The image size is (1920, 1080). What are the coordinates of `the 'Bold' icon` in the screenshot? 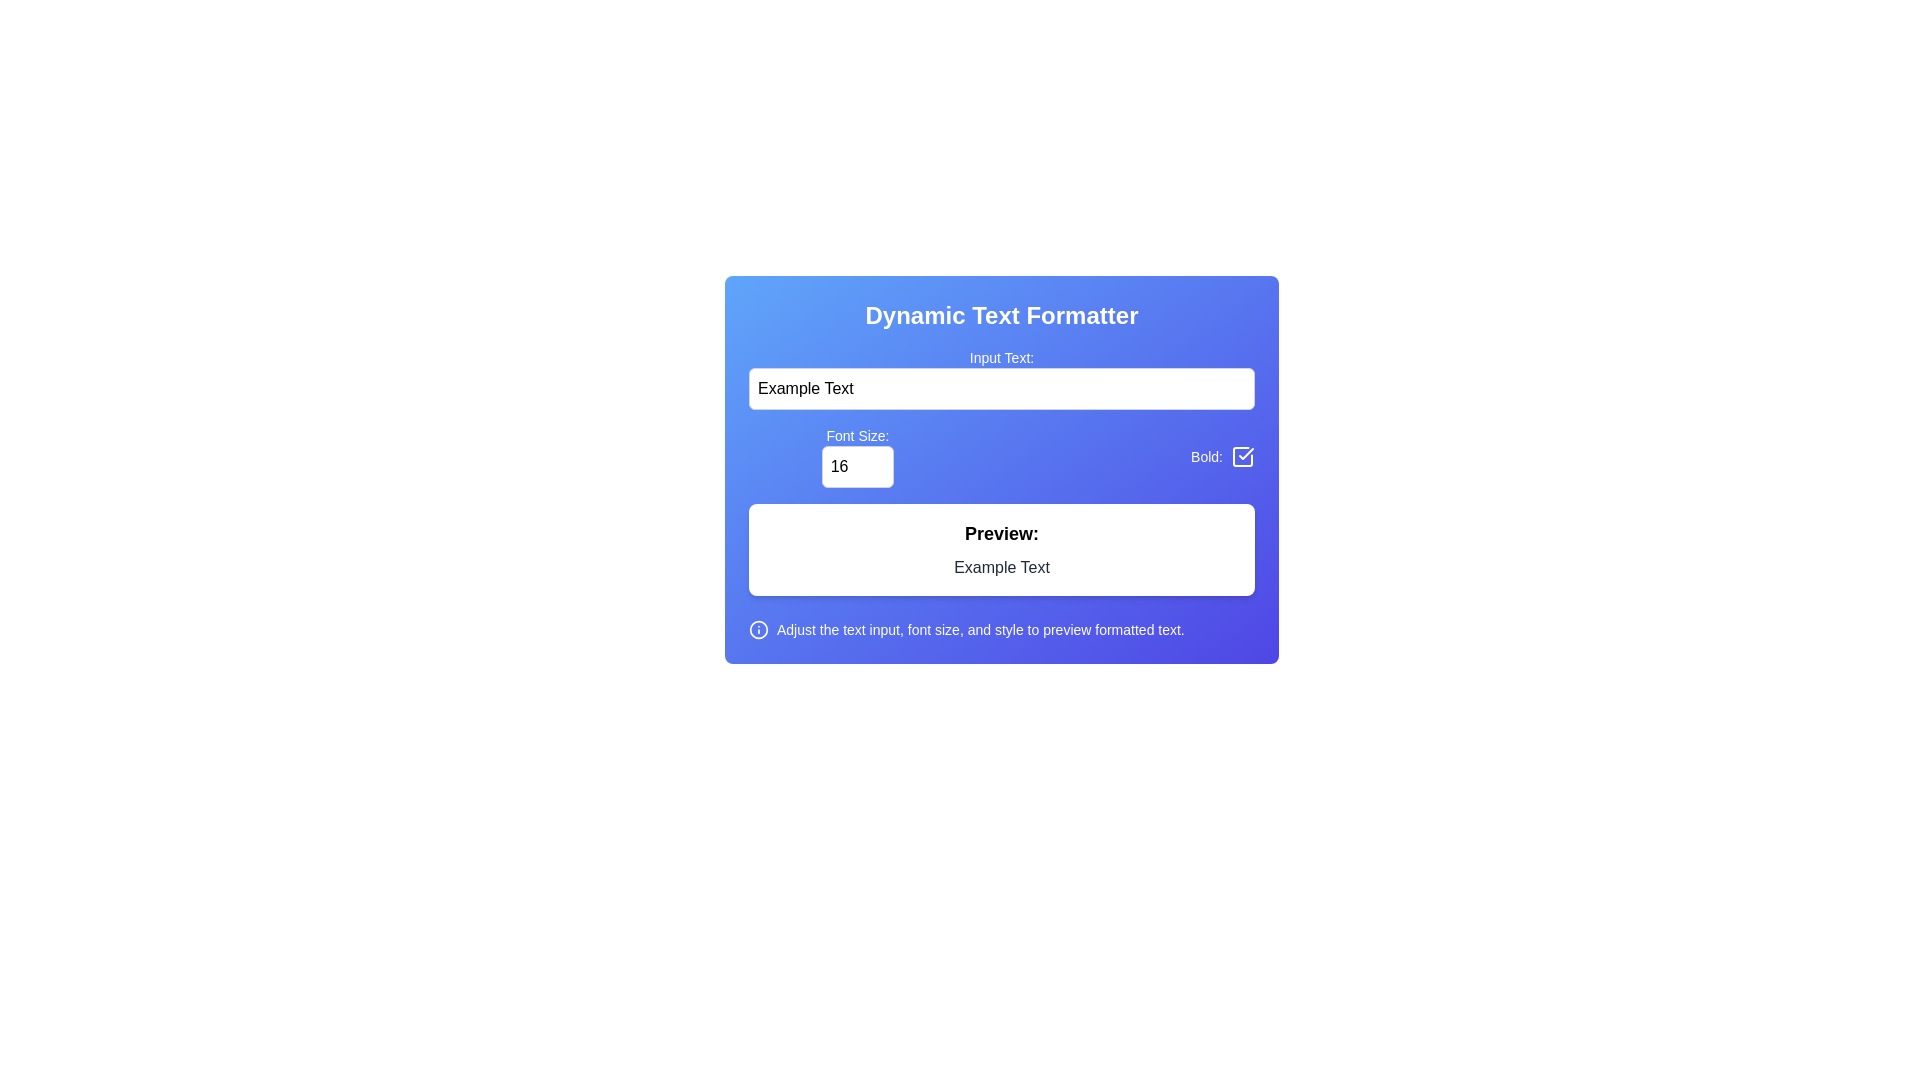 It's located at (1242, 456).